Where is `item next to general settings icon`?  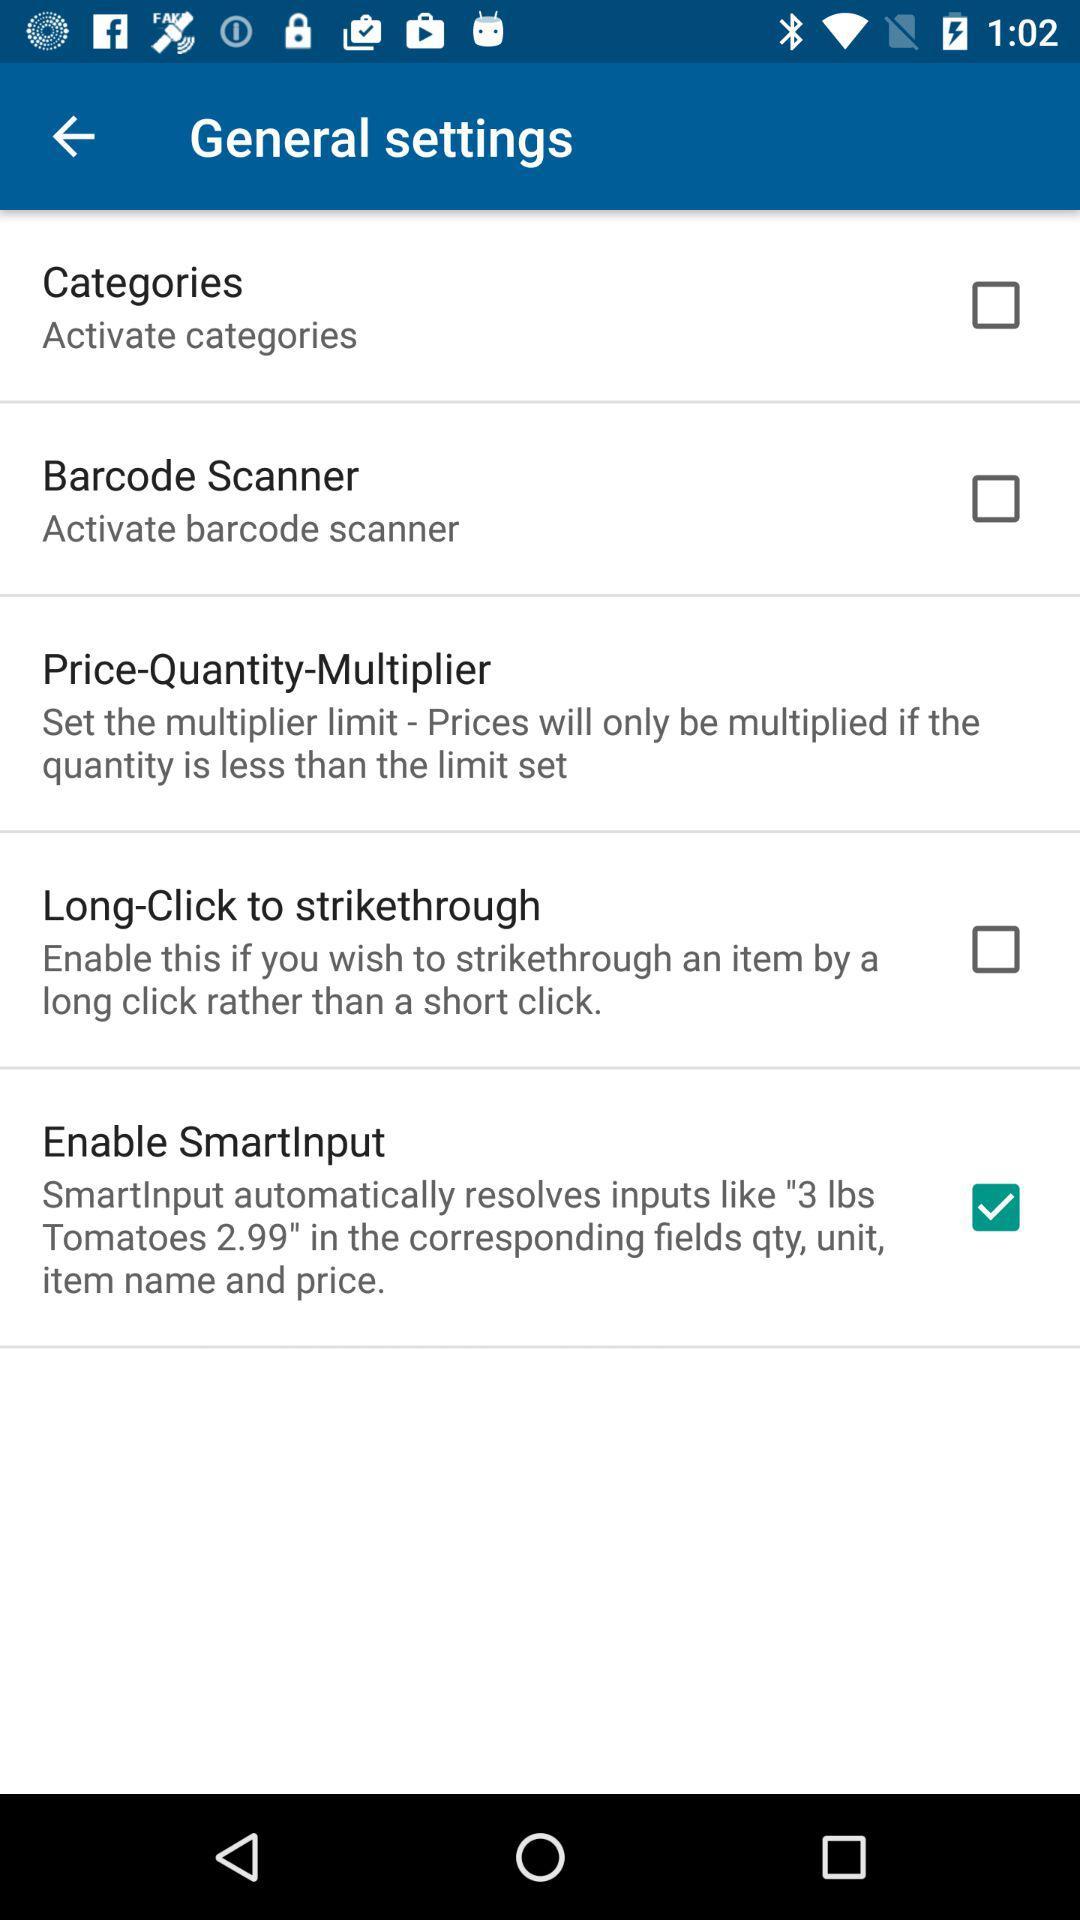 item next to general settings icon is located at coordinates (72, 135).